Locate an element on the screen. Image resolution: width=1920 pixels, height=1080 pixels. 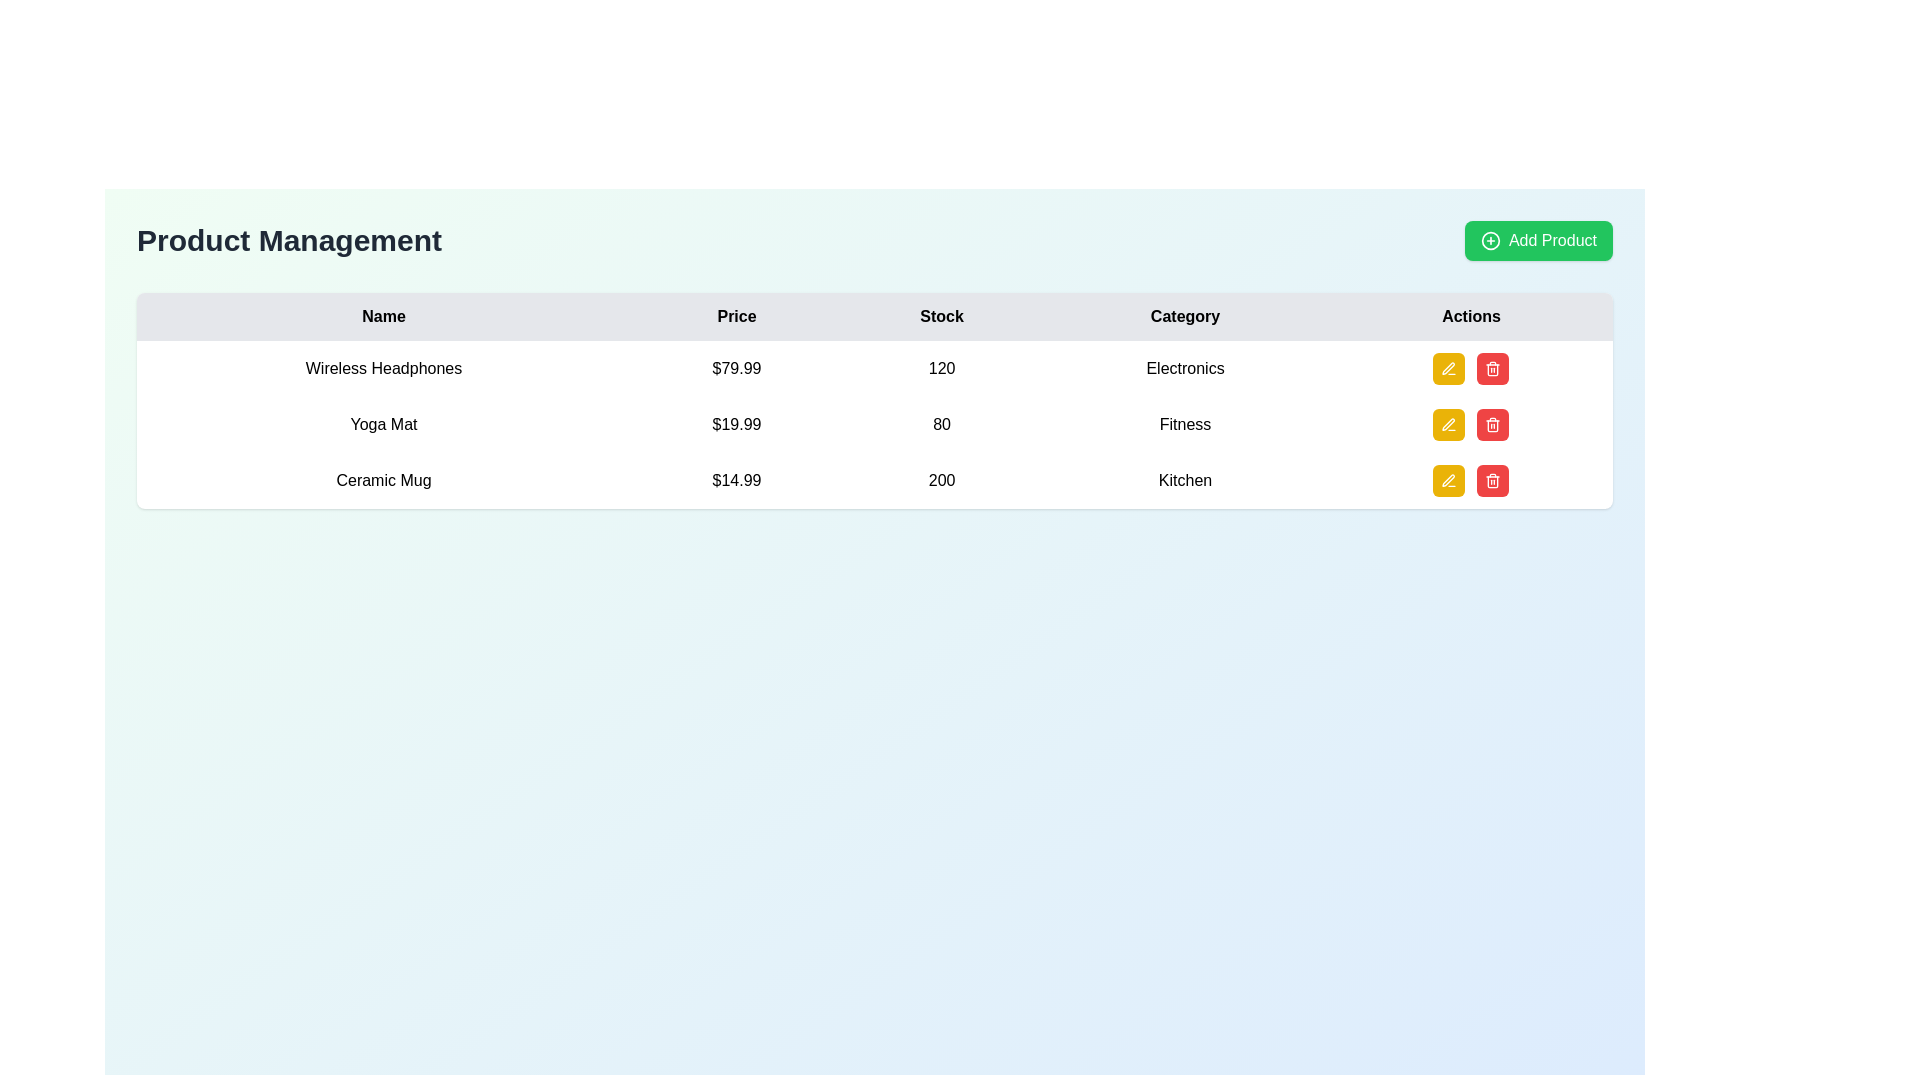
the main outline of the trash bin icon in the 'Actions' column for the third item in the product table is located at coordinates (1493, 370).